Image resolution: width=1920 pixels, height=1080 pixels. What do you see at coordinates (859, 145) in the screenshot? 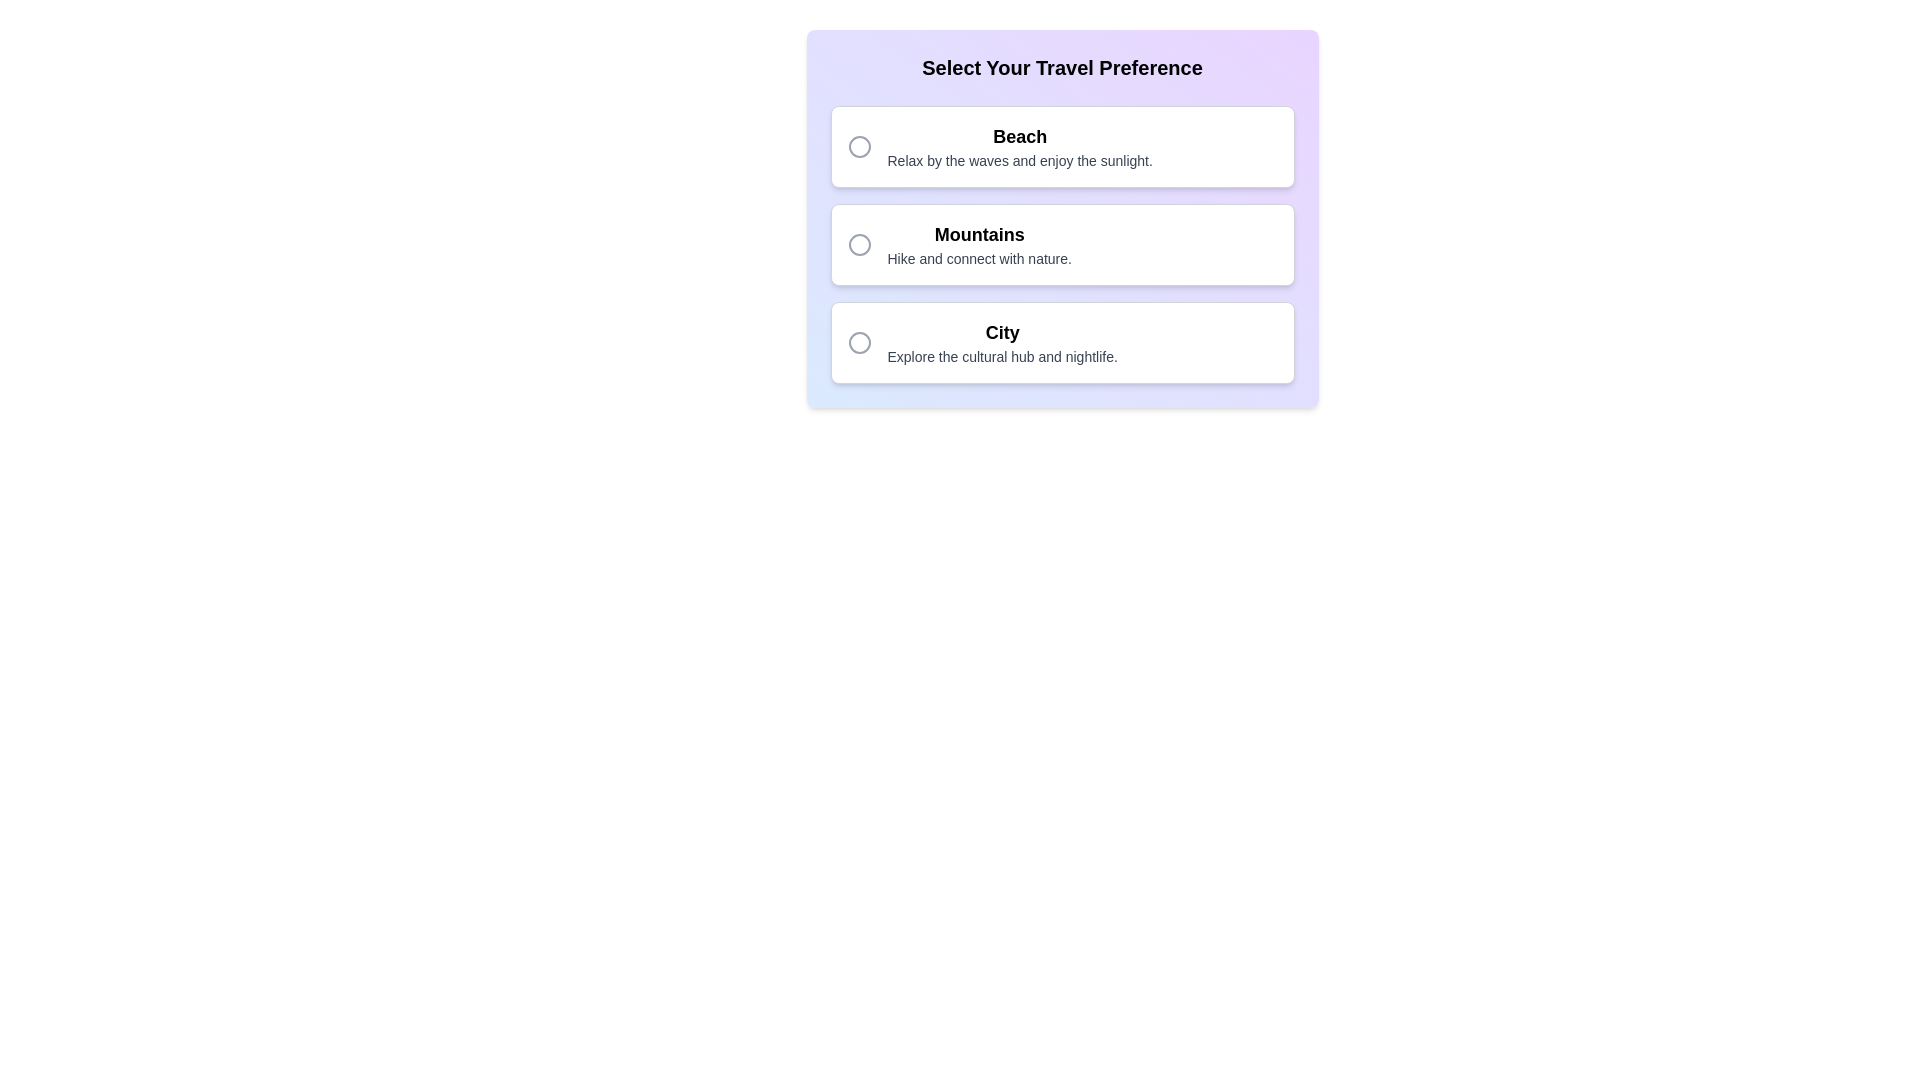
I see `the radio button element for the 'Beach' option` at bounding box center [859, 145].